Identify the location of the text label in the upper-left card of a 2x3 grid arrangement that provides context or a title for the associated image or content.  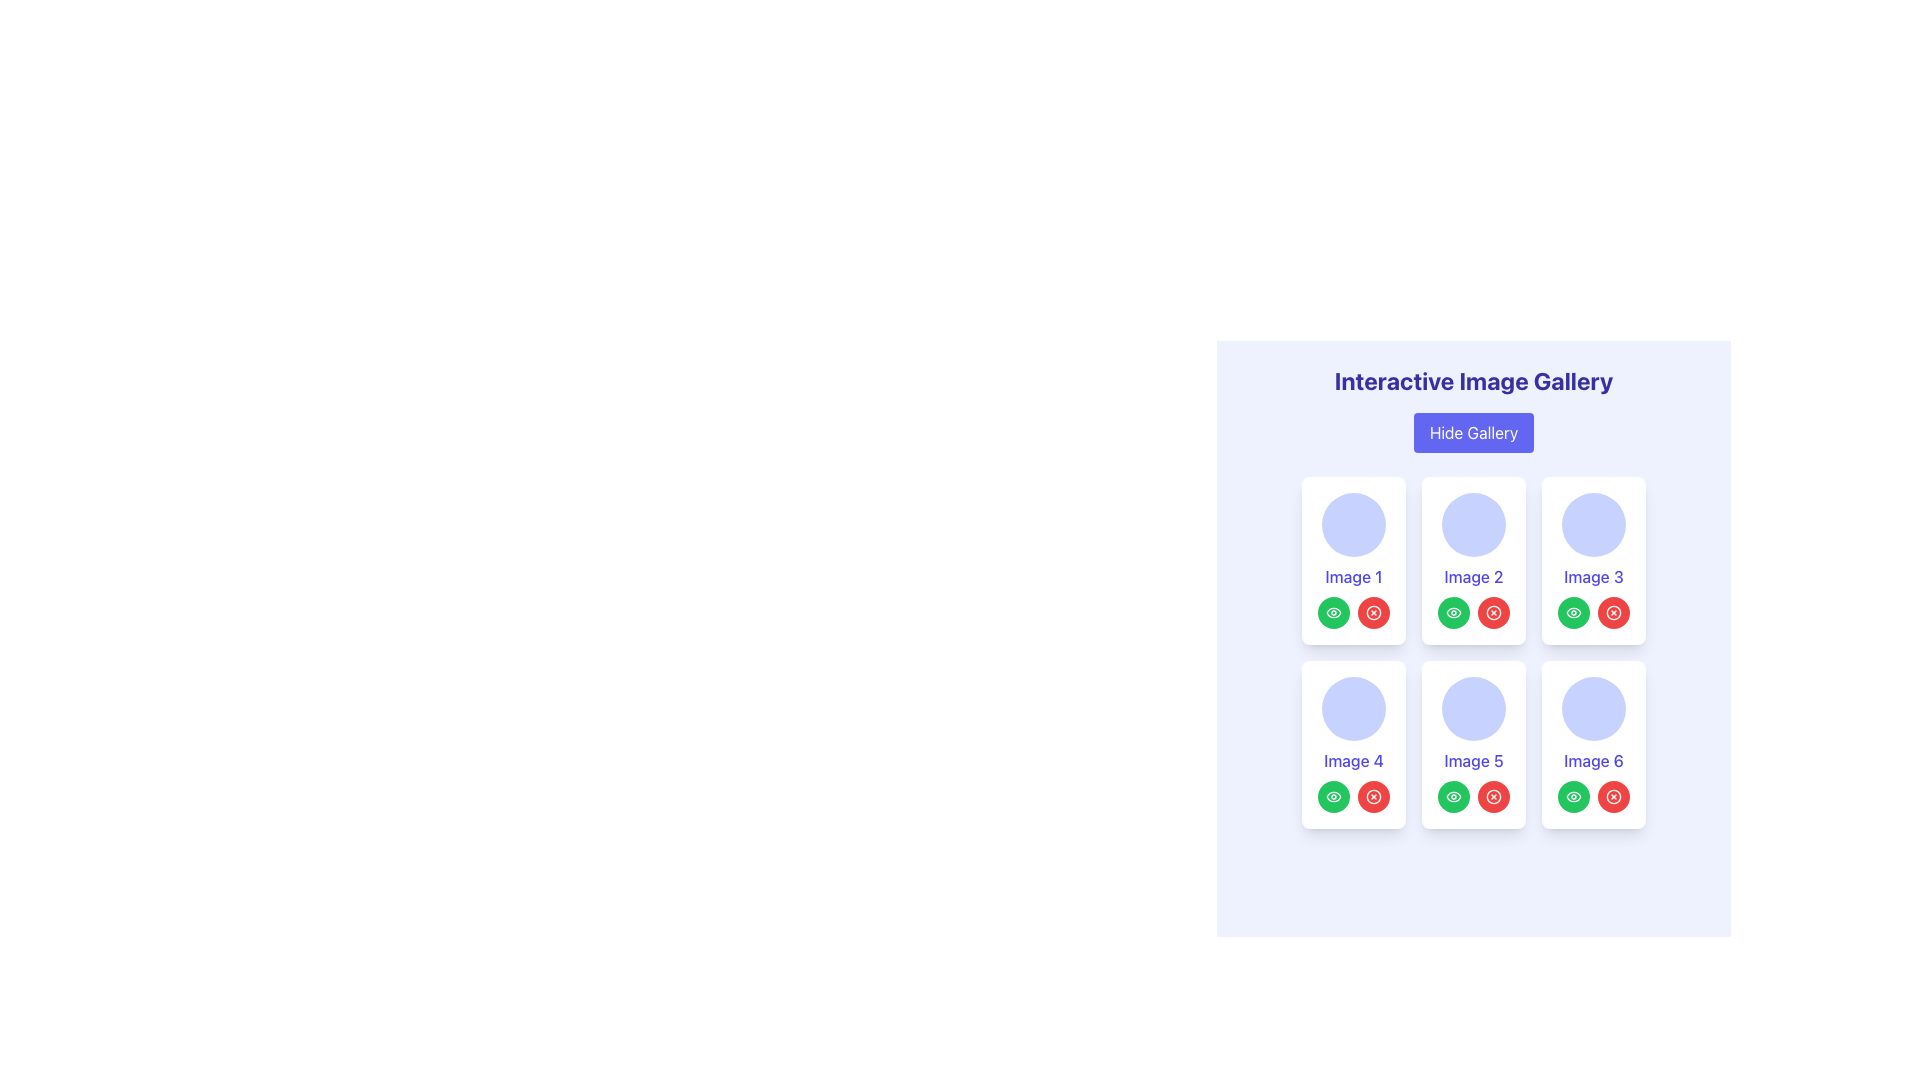
(1353, 577).